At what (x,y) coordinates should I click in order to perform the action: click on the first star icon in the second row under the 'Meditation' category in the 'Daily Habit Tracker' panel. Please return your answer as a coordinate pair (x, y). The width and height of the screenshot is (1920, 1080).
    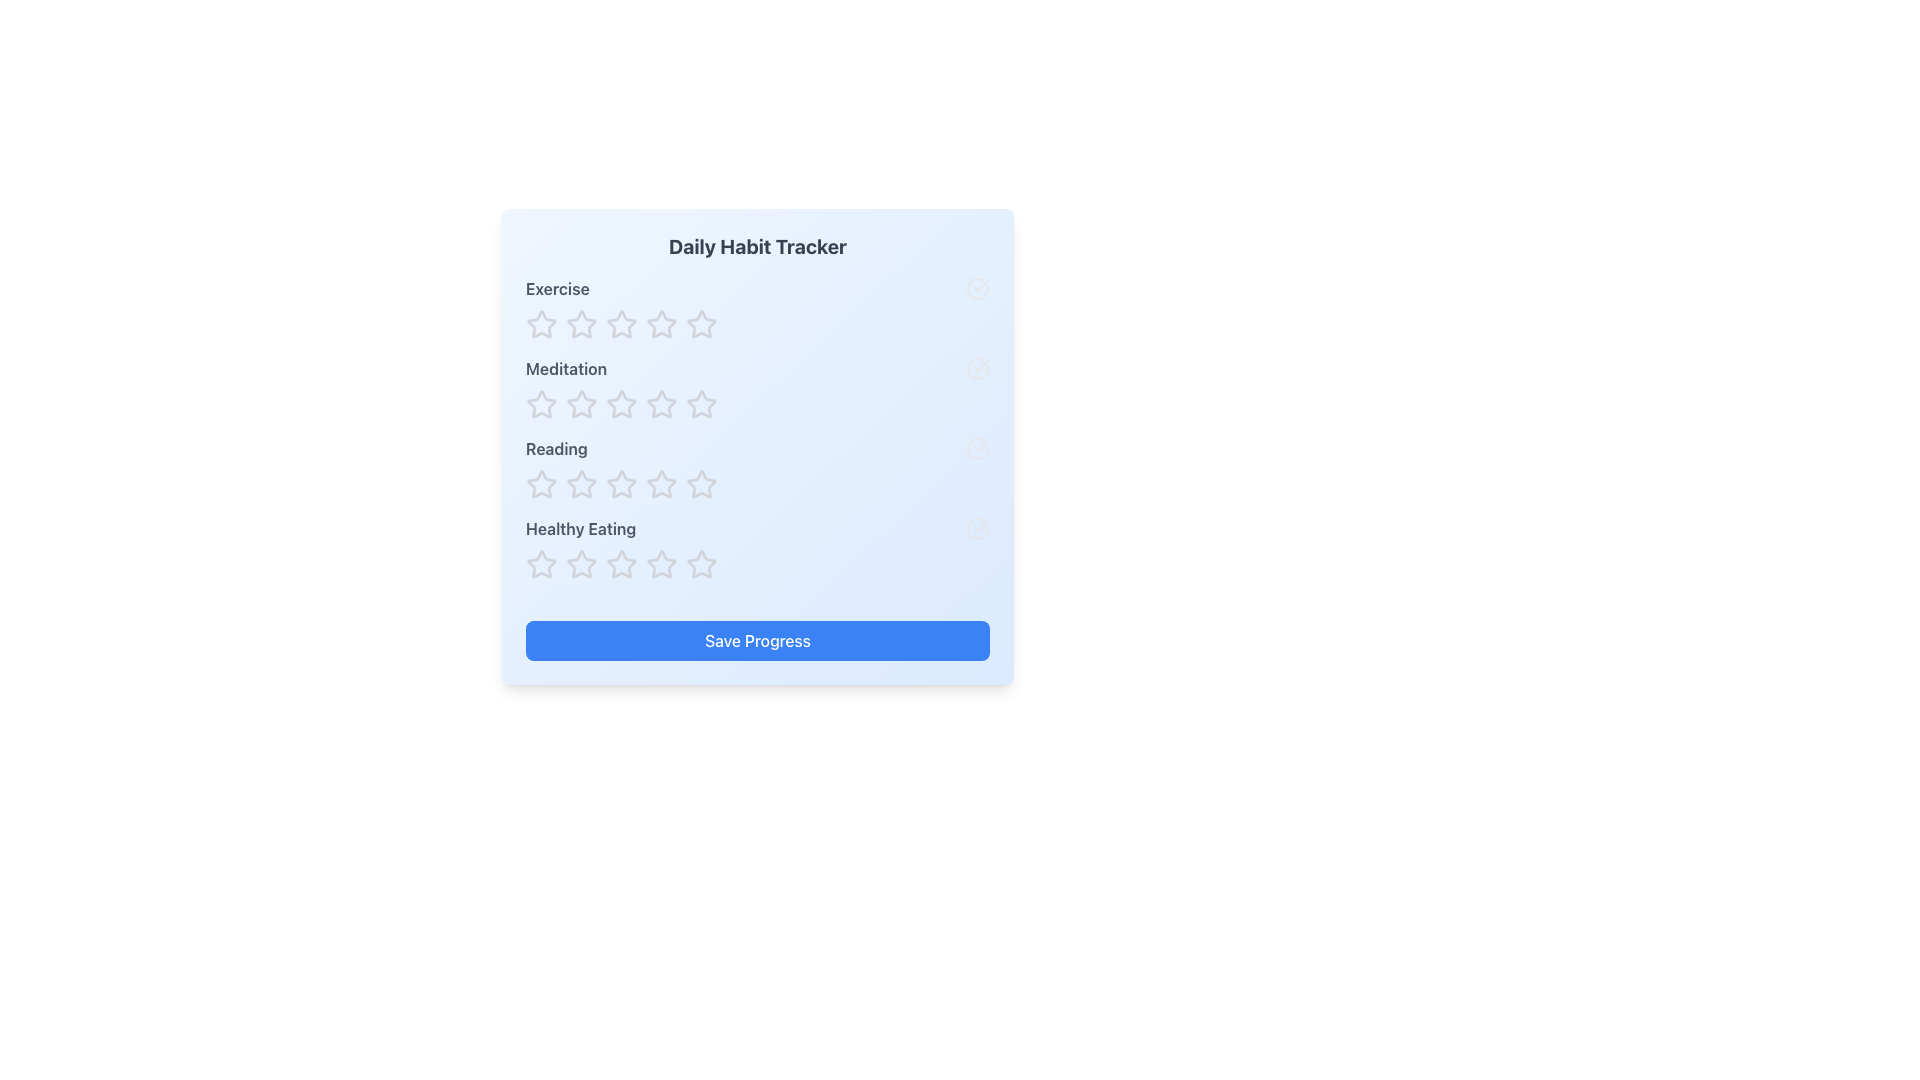
    Looking at the image, I should click on (580, 404).